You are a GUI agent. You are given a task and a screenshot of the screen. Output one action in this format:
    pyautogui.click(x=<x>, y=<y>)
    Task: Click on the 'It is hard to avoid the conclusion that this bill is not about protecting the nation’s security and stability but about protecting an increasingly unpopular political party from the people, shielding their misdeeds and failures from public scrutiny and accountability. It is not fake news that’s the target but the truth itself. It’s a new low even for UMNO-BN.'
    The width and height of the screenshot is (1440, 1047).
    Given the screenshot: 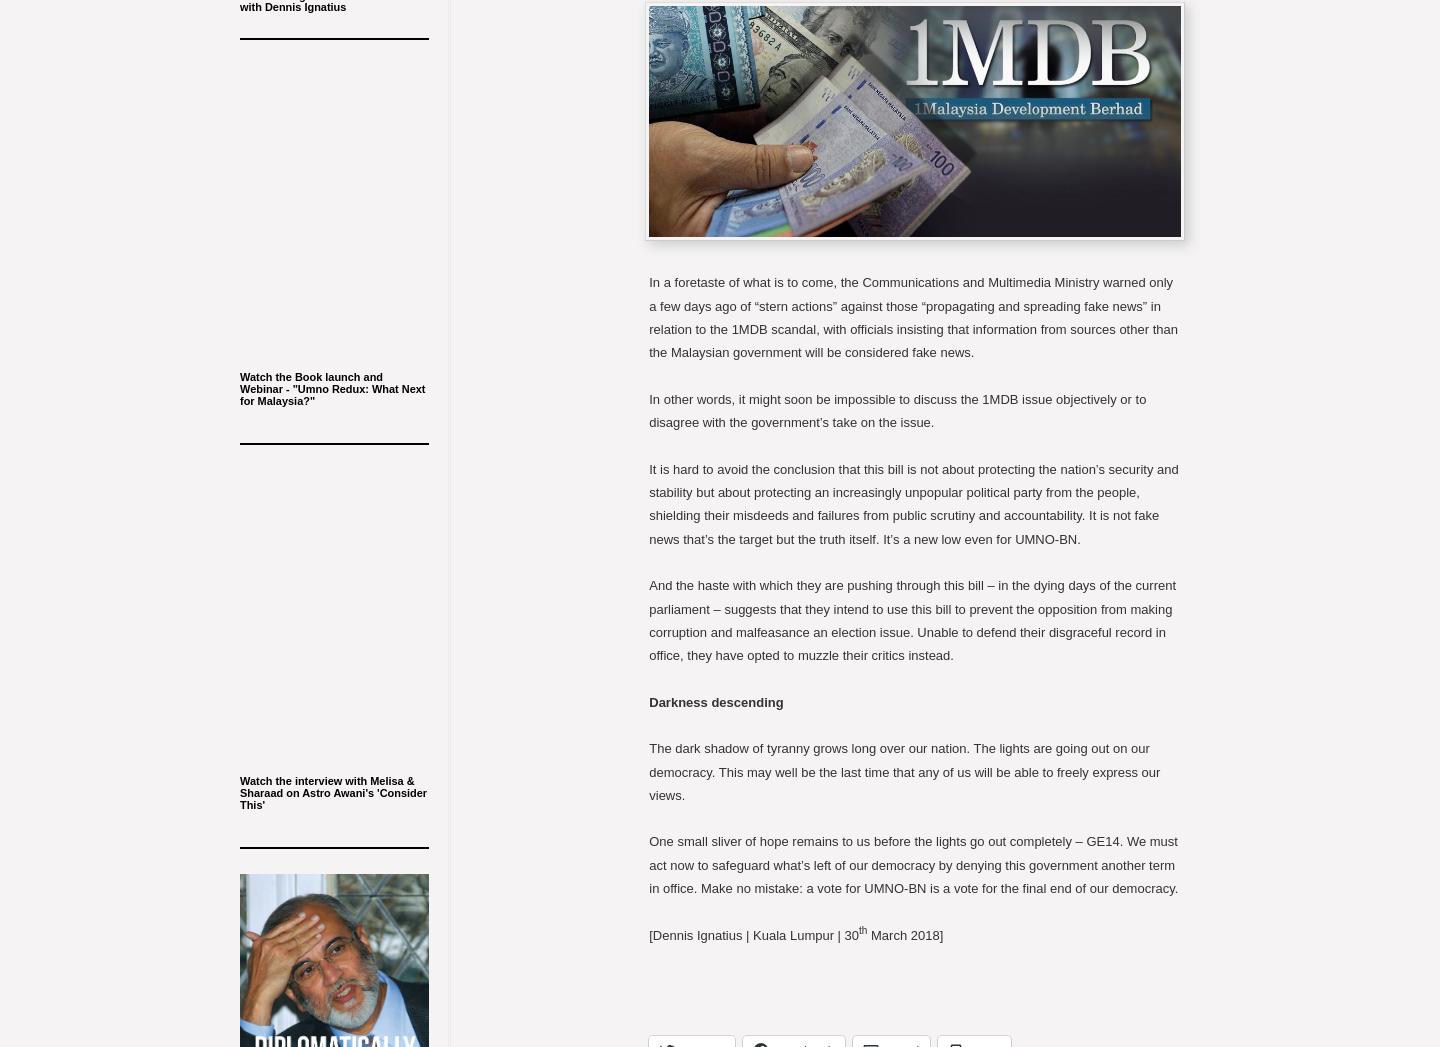 What is the action you would take?
    pyautogui.click(x=913, y=502)
    